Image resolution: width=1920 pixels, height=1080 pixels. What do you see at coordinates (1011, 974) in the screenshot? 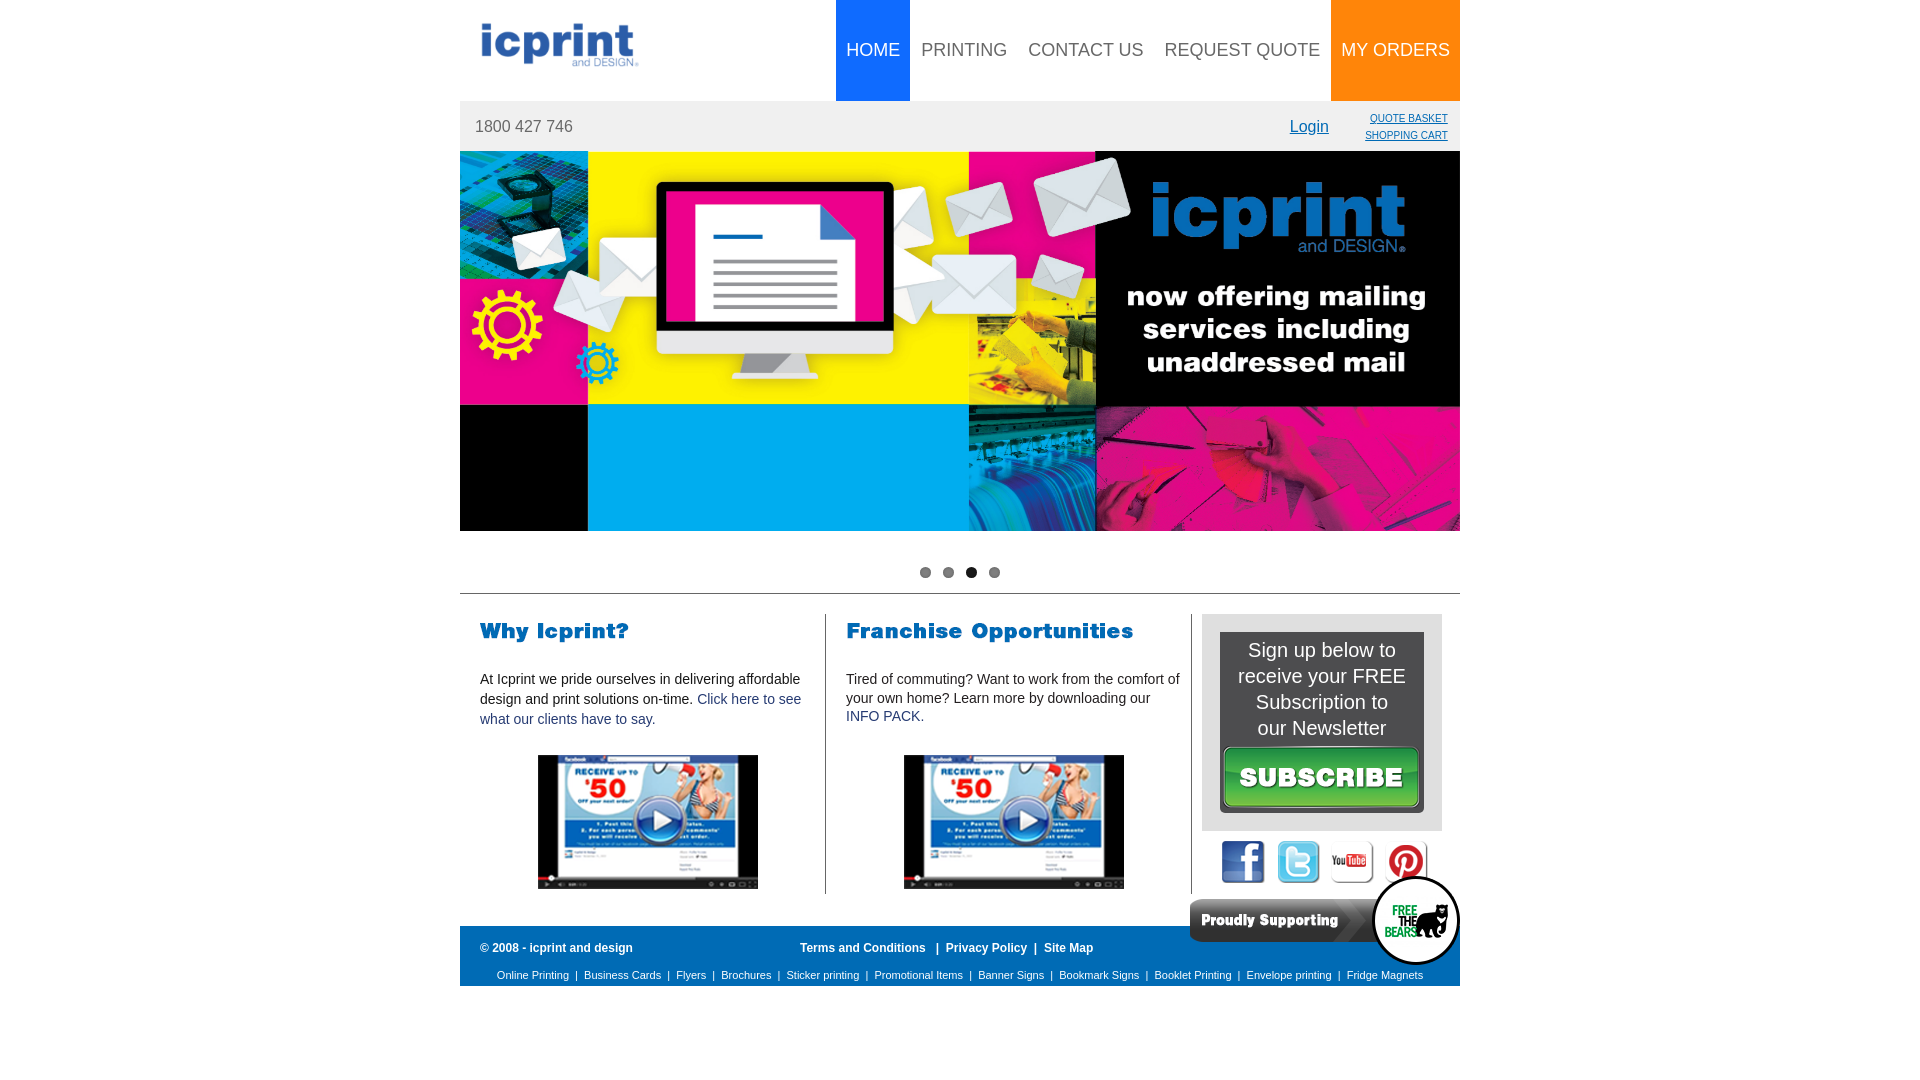
I see `'Banner Signs'` at bounding box center [1011, 974].